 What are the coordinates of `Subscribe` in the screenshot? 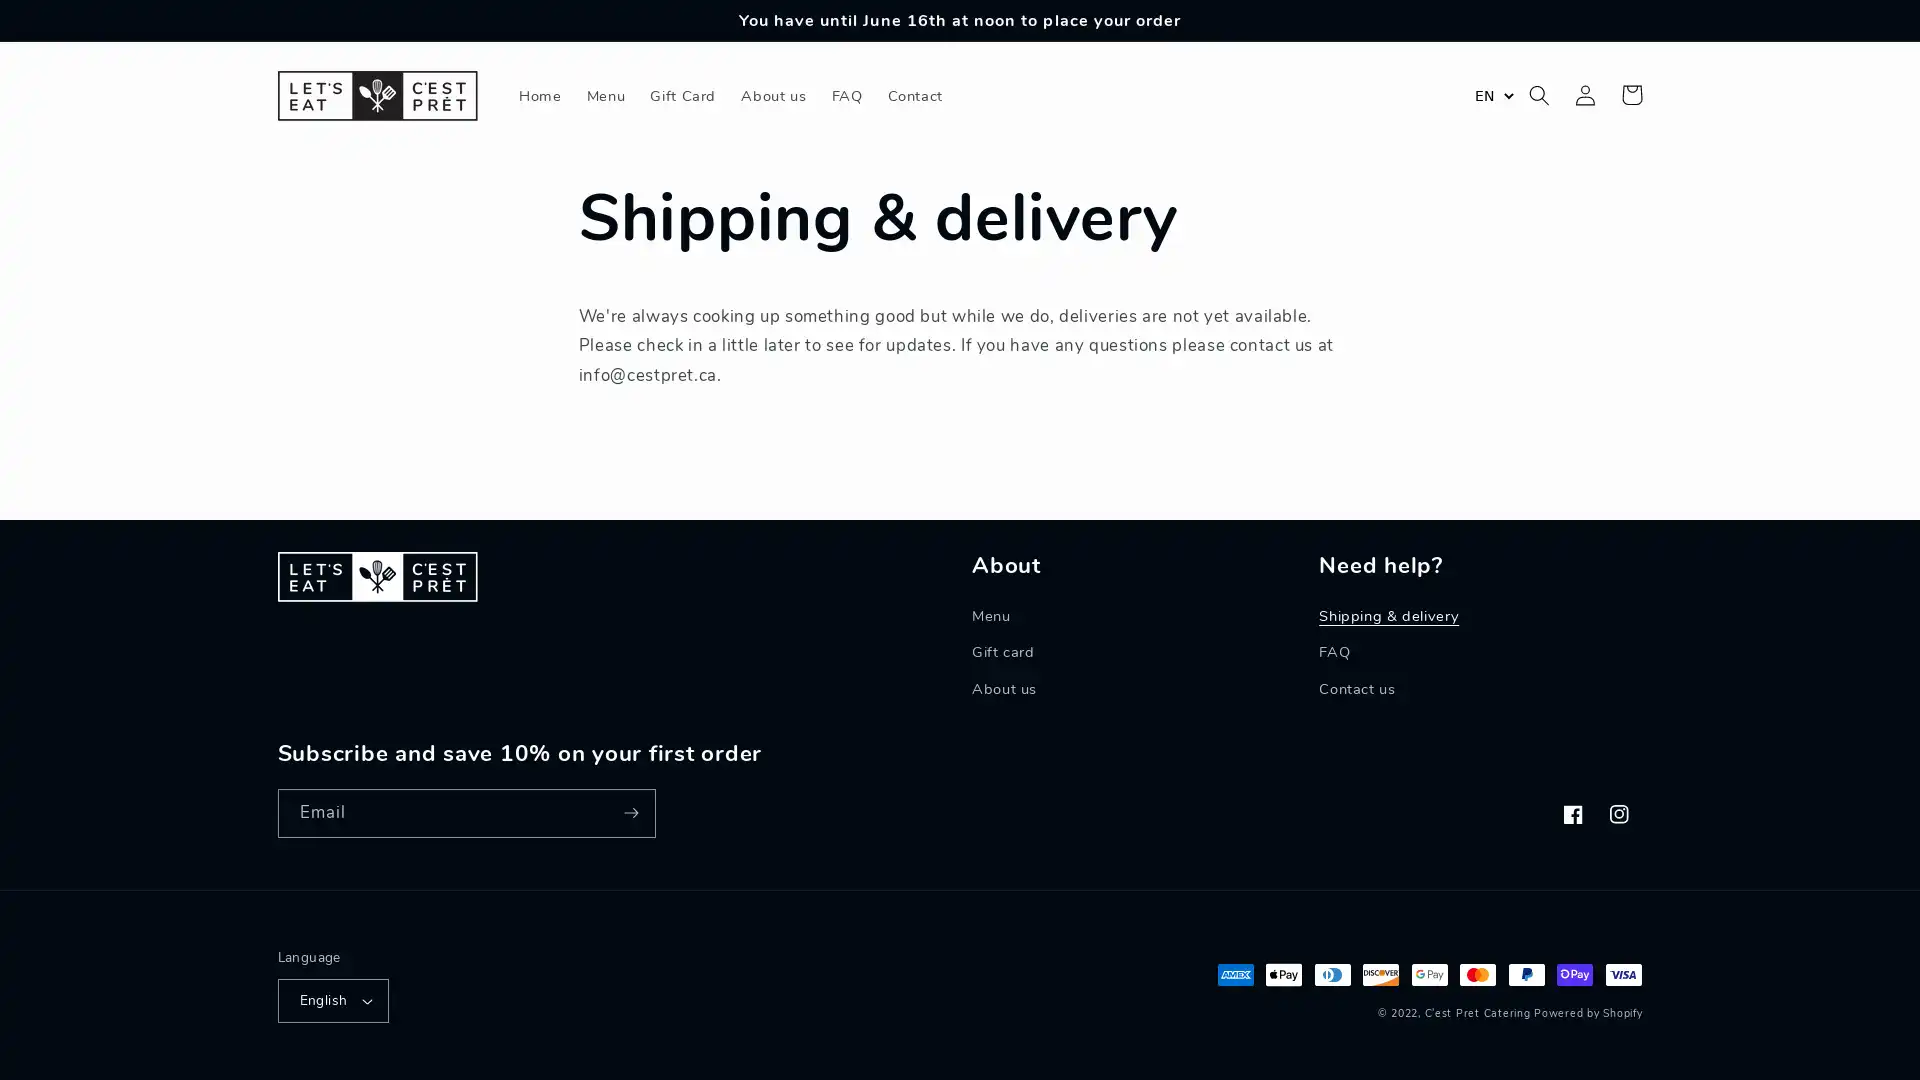 It's located at (629, 812).